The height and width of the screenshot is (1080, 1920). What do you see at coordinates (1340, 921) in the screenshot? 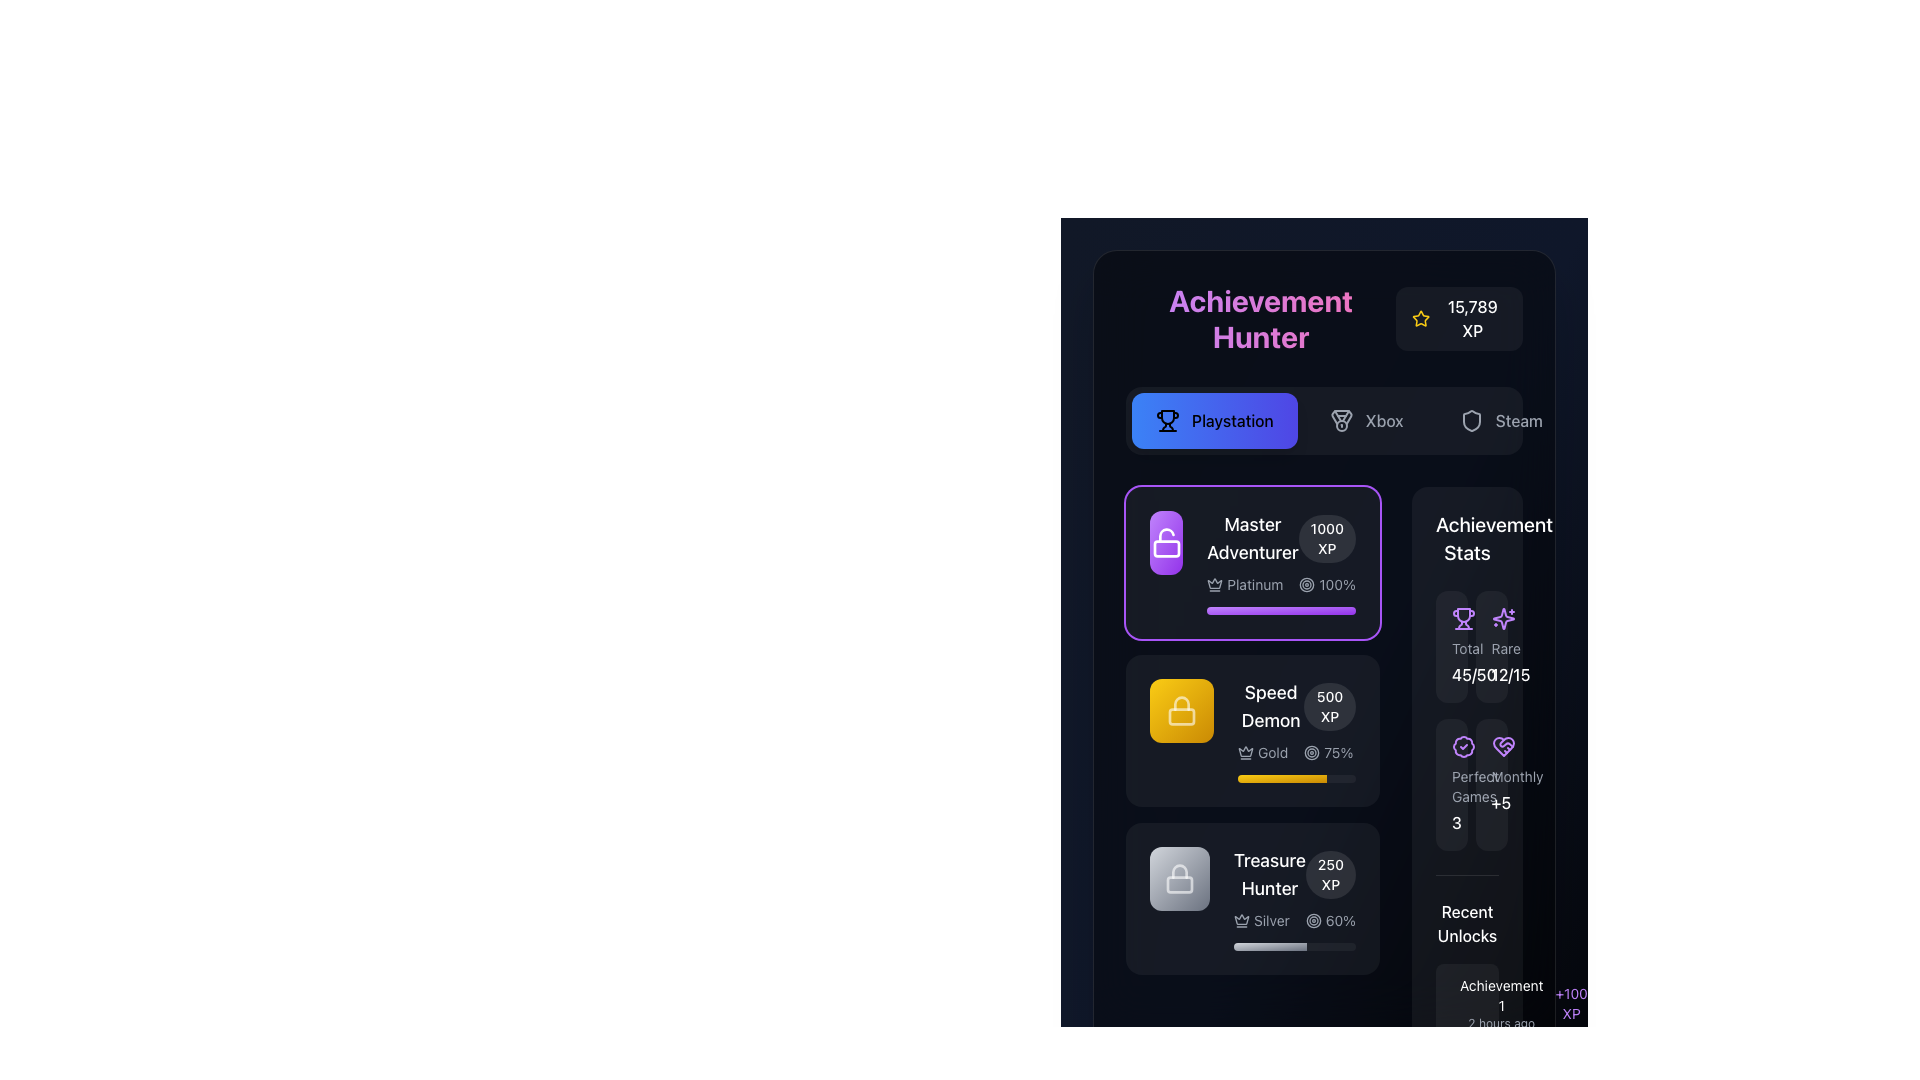
I see `the text displaying '60%' located at the bottom-right corner of the 'Treasure Hunter' card, which is part of a dark-themed UI` at bounding box center [1340, 921].